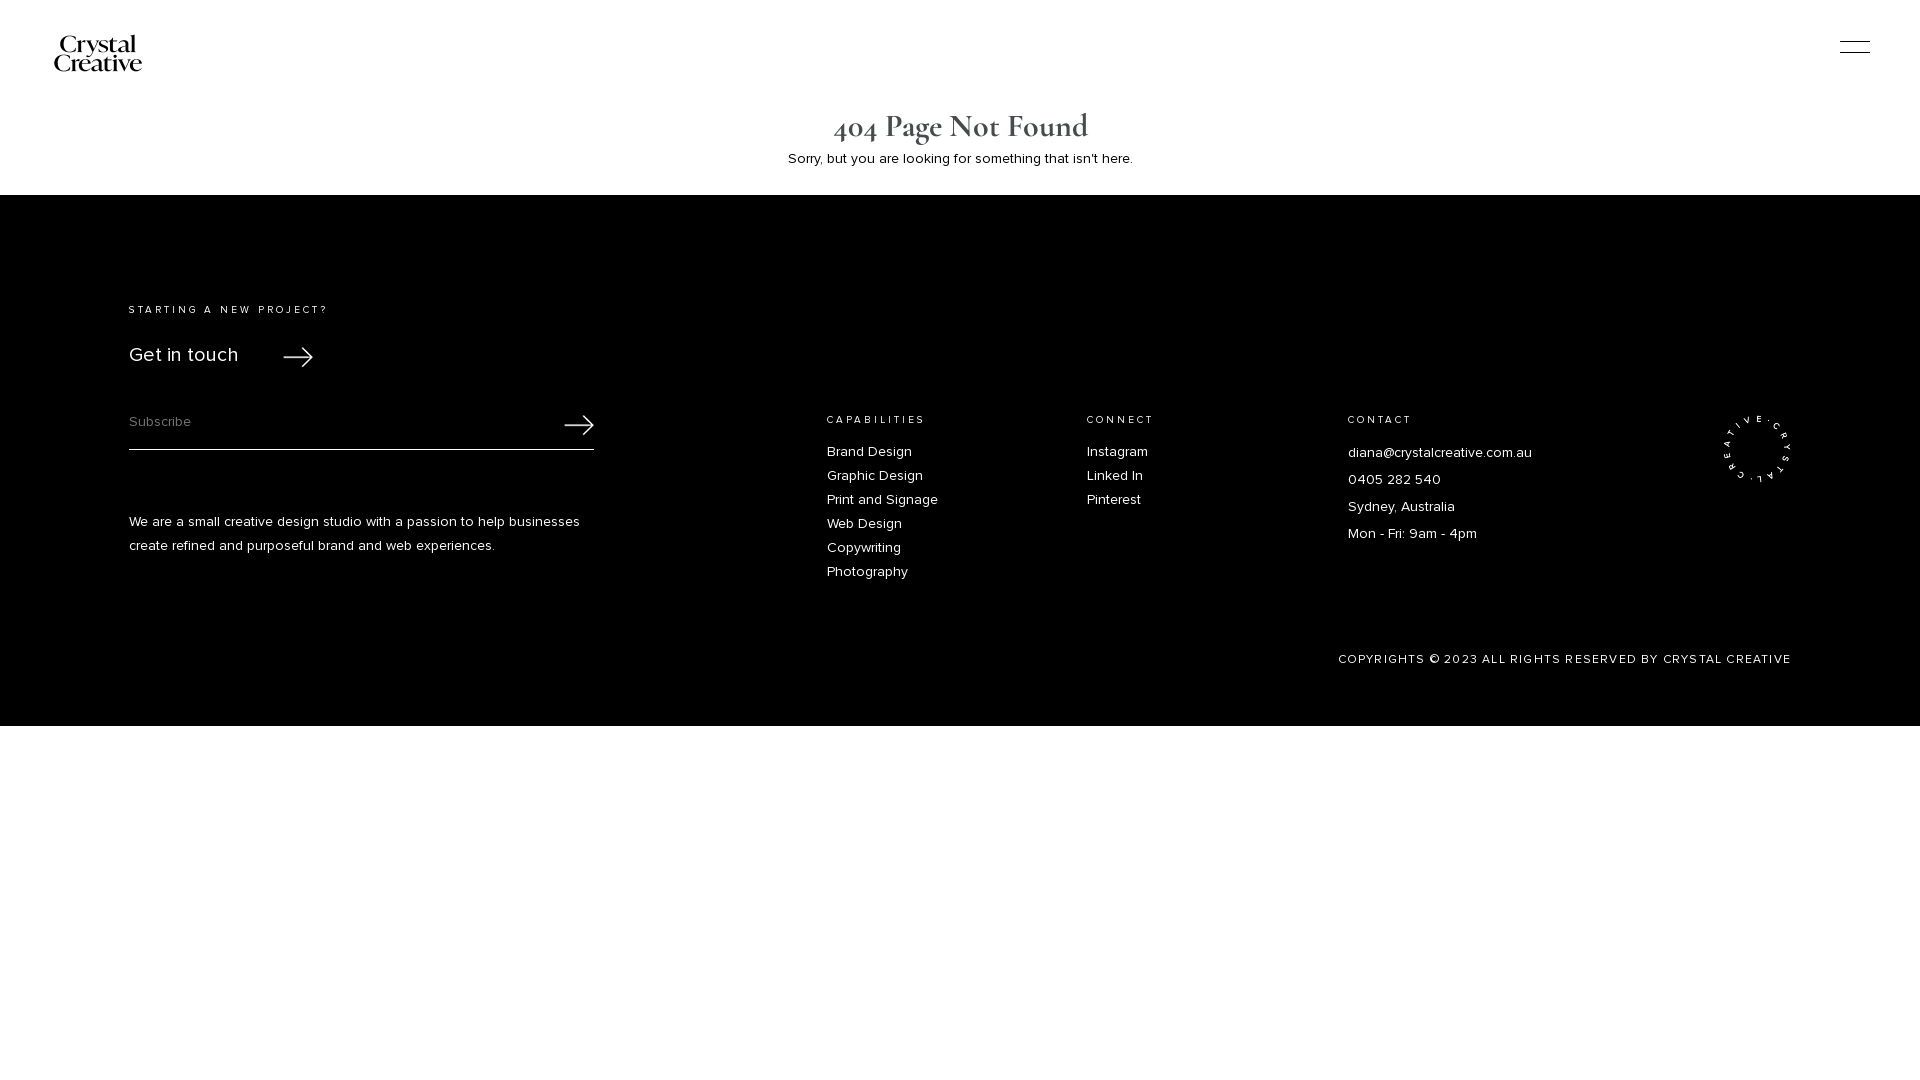  Describe the element at coordinates (1216, 475) in the screenshot. I see `'Linked In'` at that location.